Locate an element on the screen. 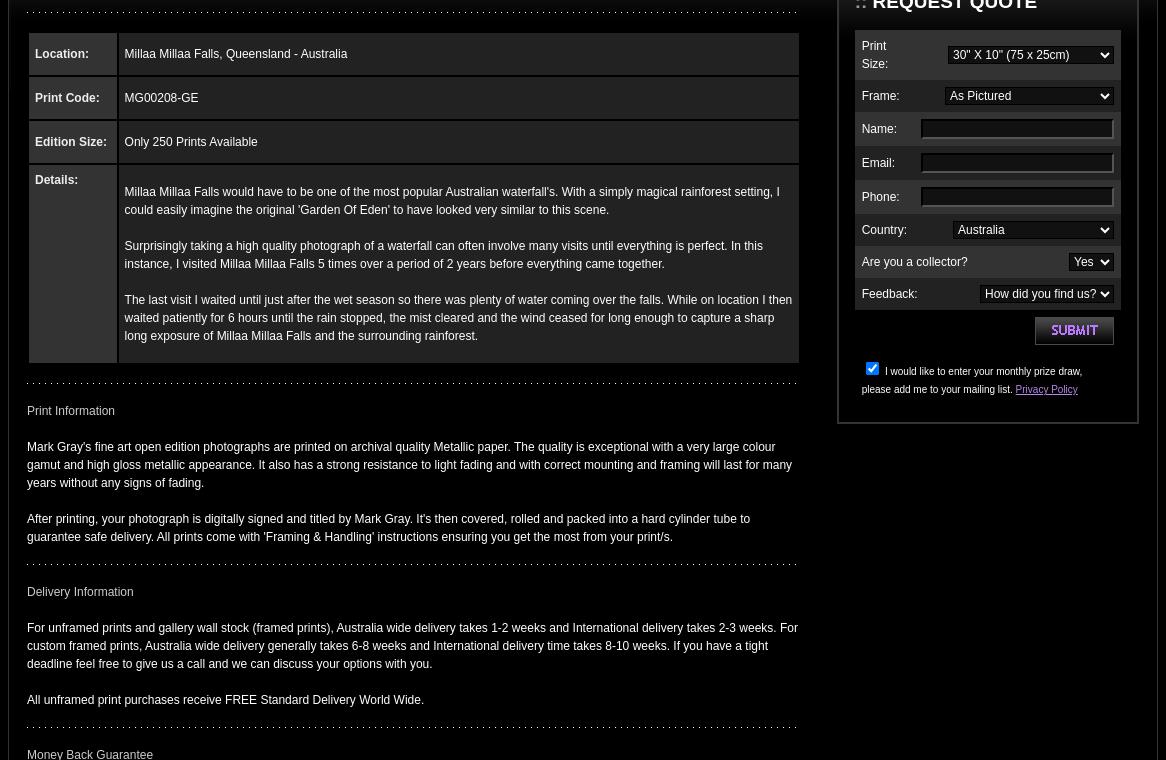 Image resolution: width=1166 pixels, height=760 pixels. 'Frame:' is located at coordinates (878, 94).